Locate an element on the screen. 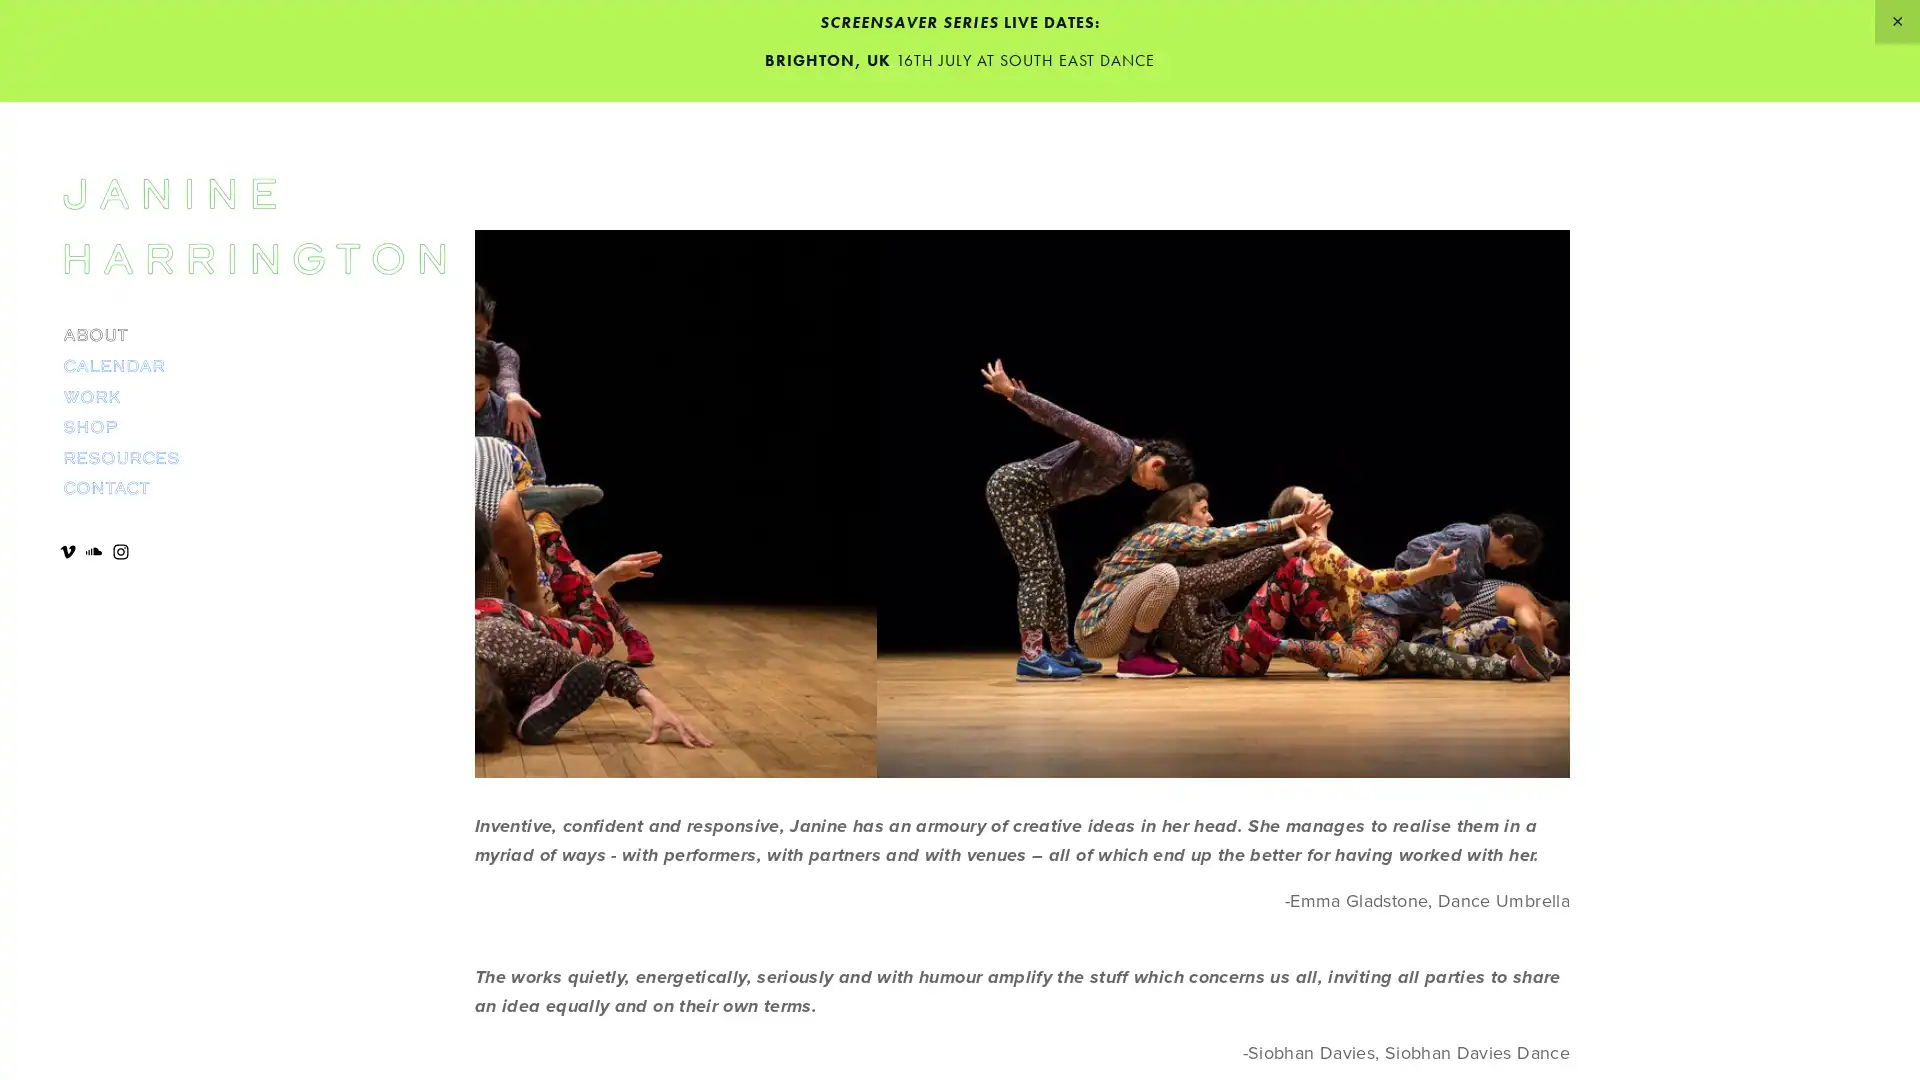 This screenshot has width=1920, height=1080. SUBSCRIBE is located at coordinates (1692, 877).